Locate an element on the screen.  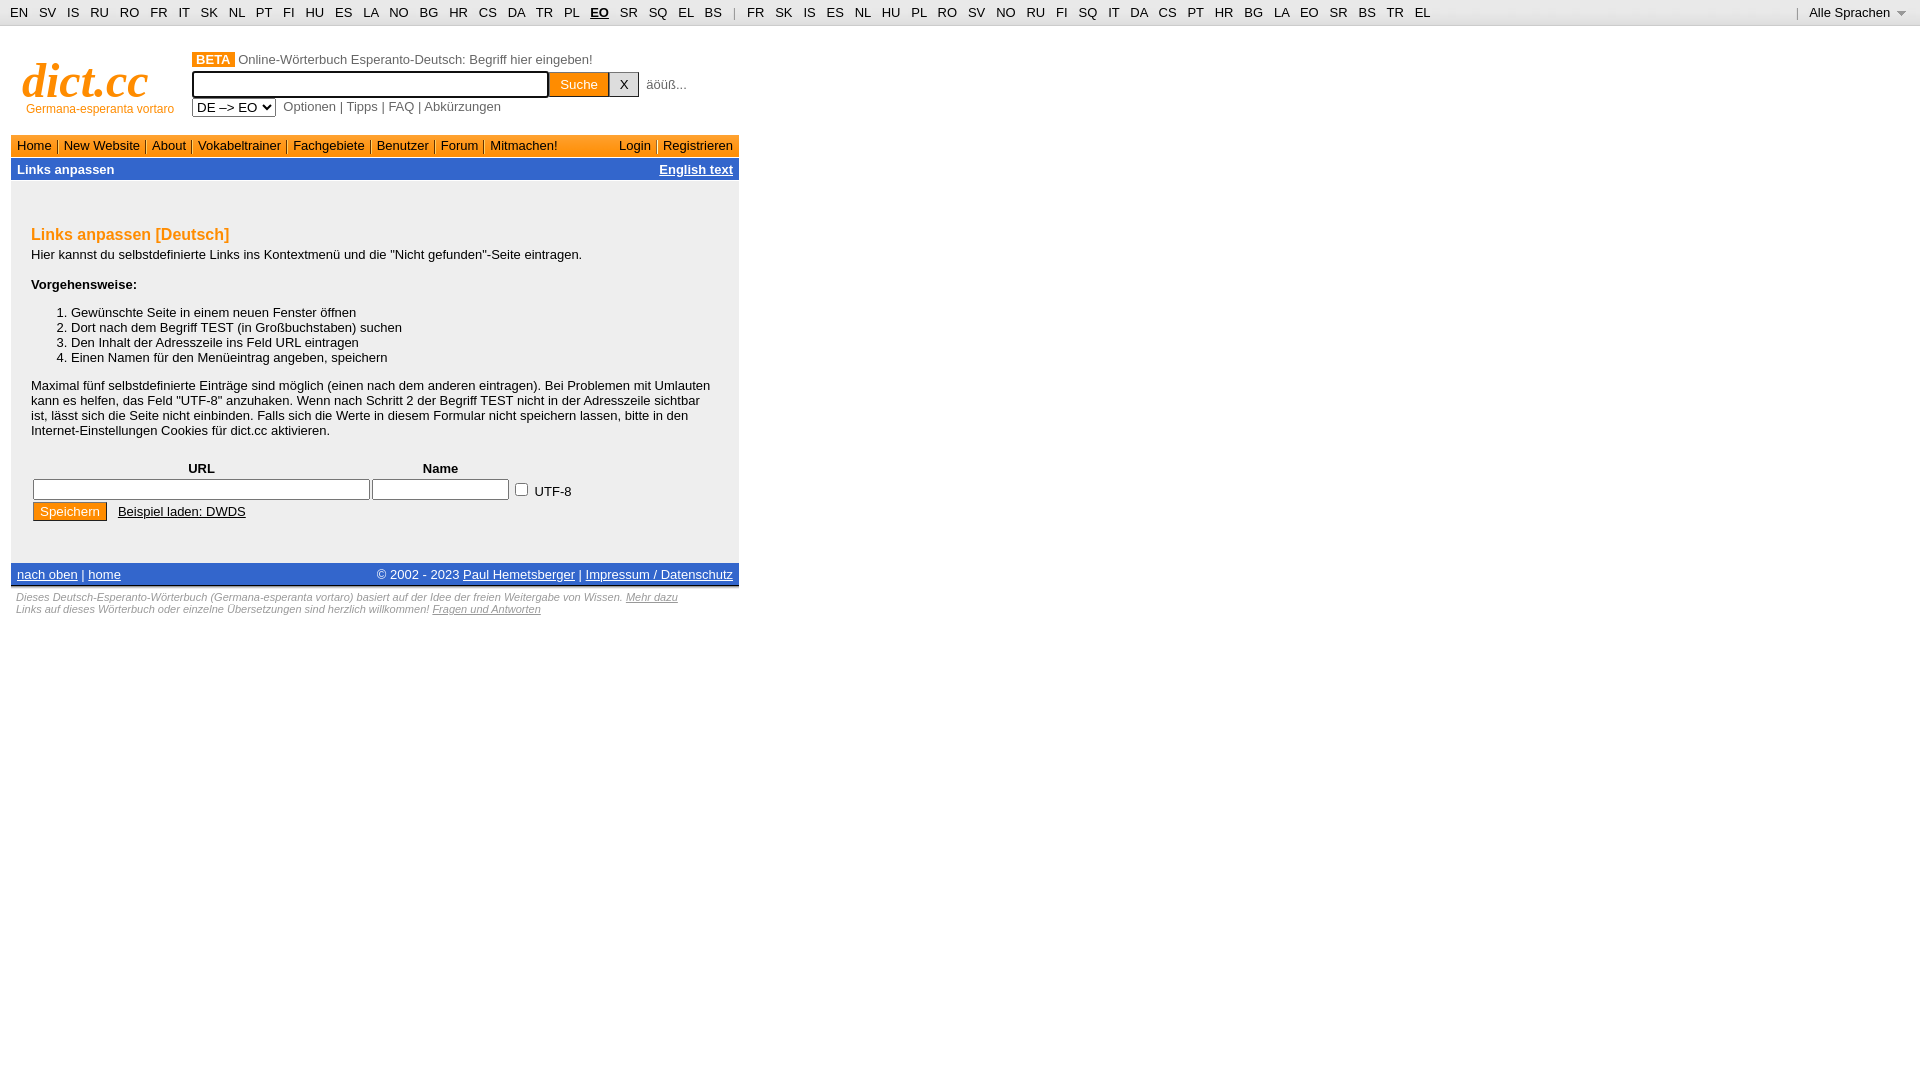
'LA' is located at coordinates (370, 12).